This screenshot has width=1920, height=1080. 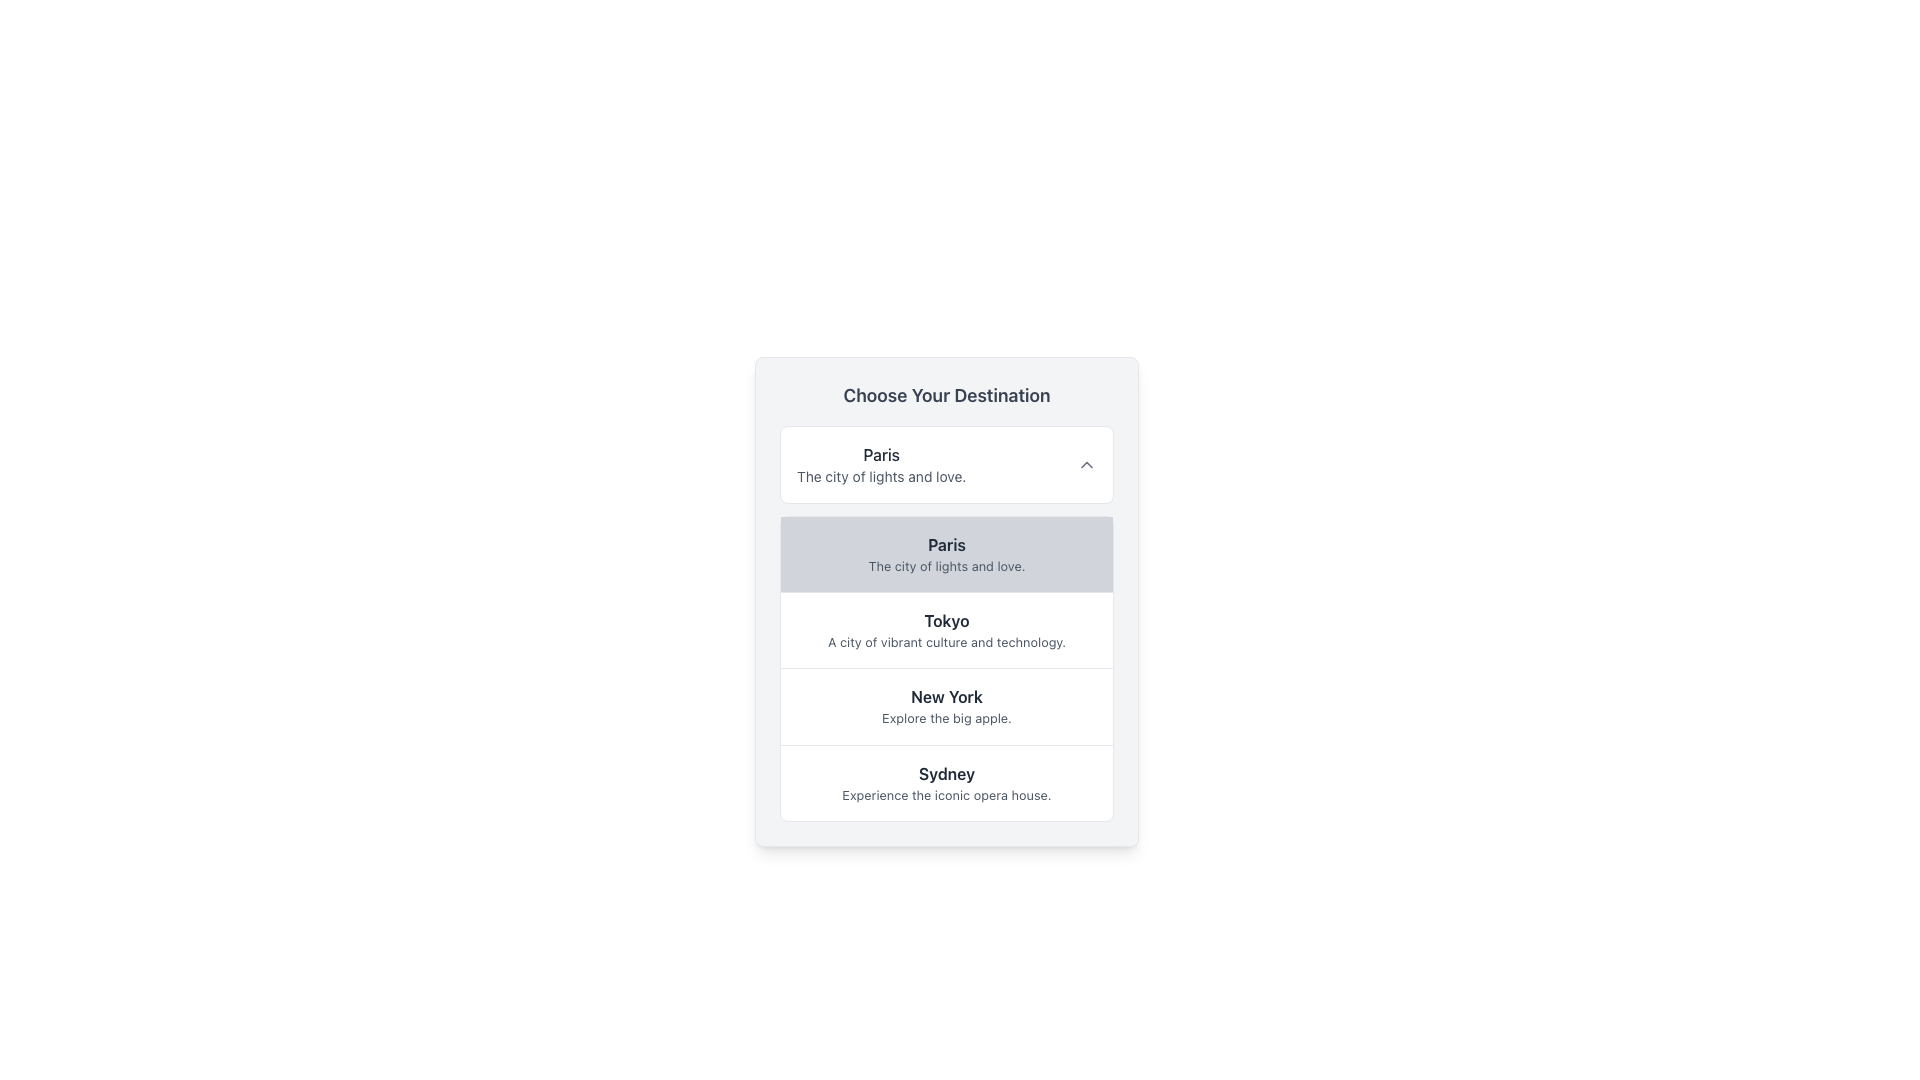 What do you see at coordinates (945, 620) in the screenshot?
I see `text label that describes a city, specifically the label positioned below the 'Paris' entry and above the 'New York' entry, containing the text 'A city of vibrant culture and technology.'` at bounding box center [945, 620].